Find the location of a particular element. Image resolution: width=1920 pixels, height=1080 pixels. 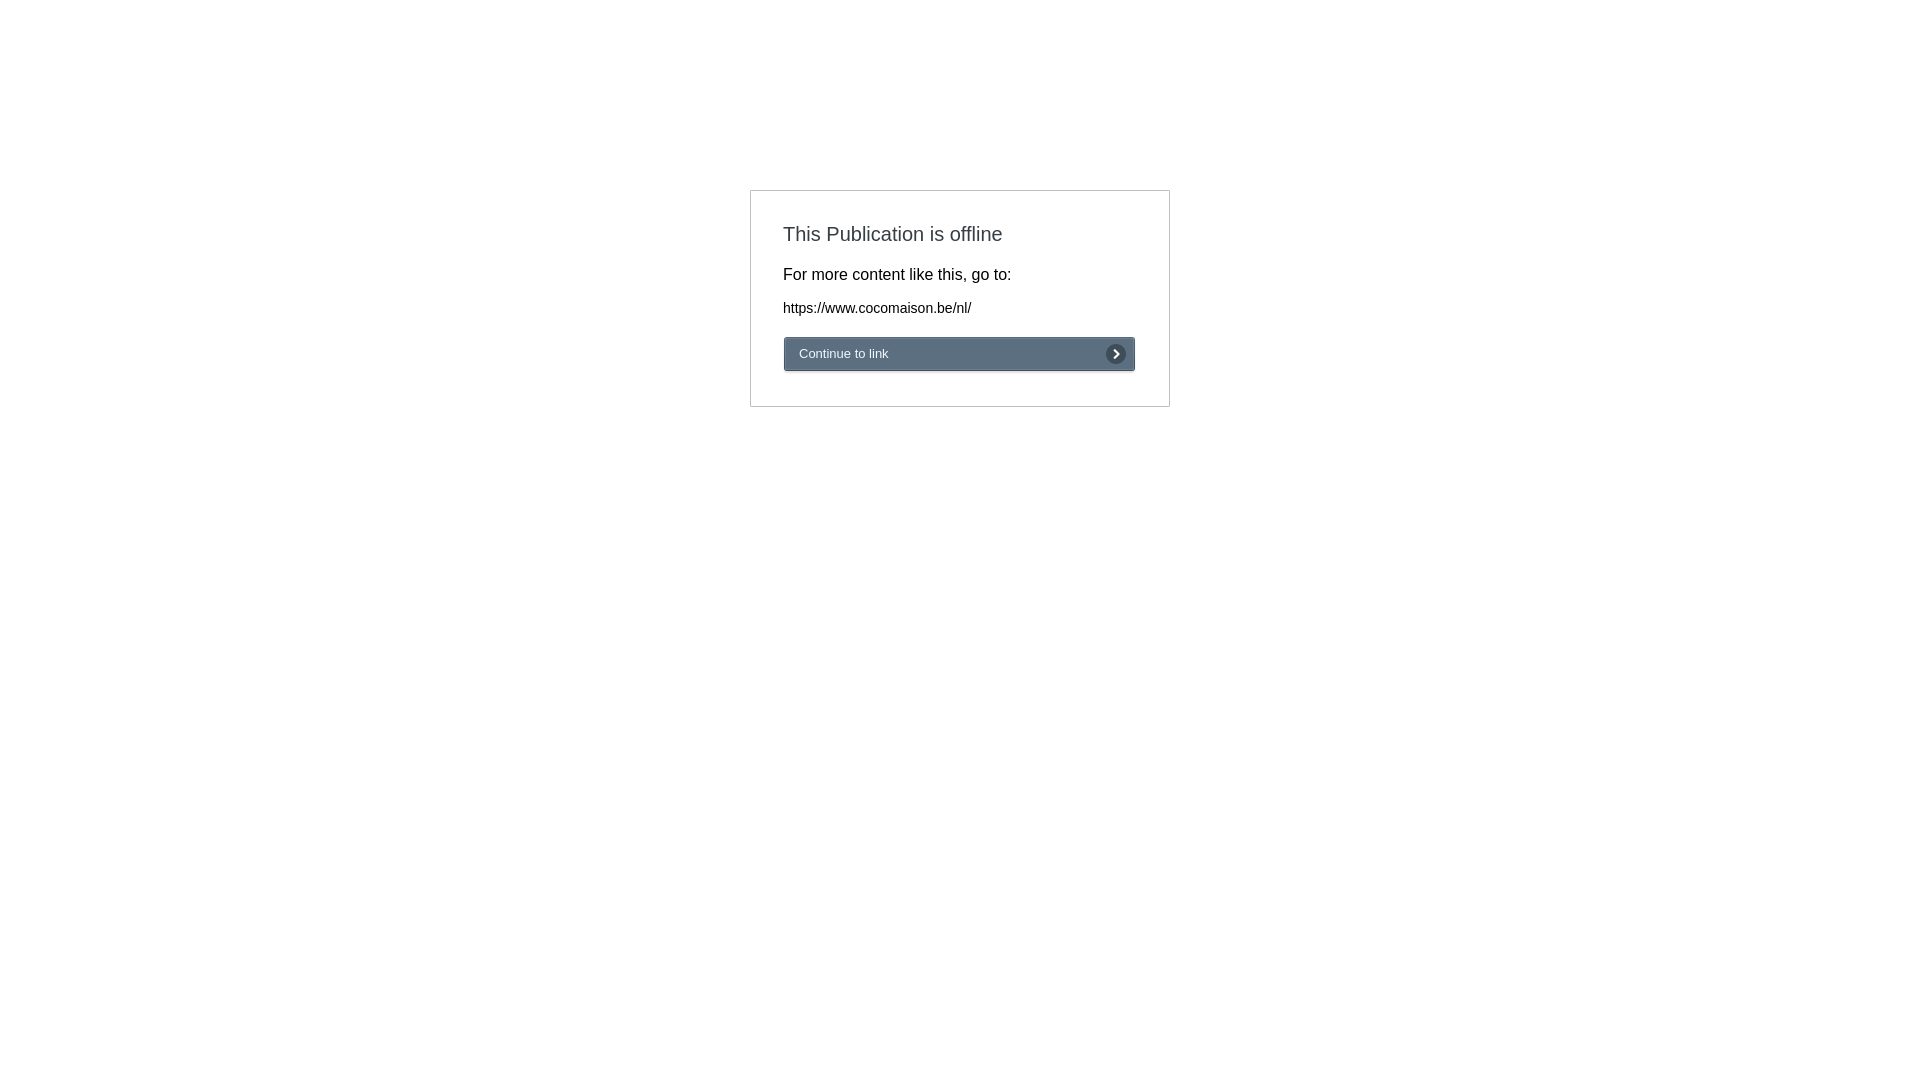

'Continue to link' is located at coordinates (958, 353).